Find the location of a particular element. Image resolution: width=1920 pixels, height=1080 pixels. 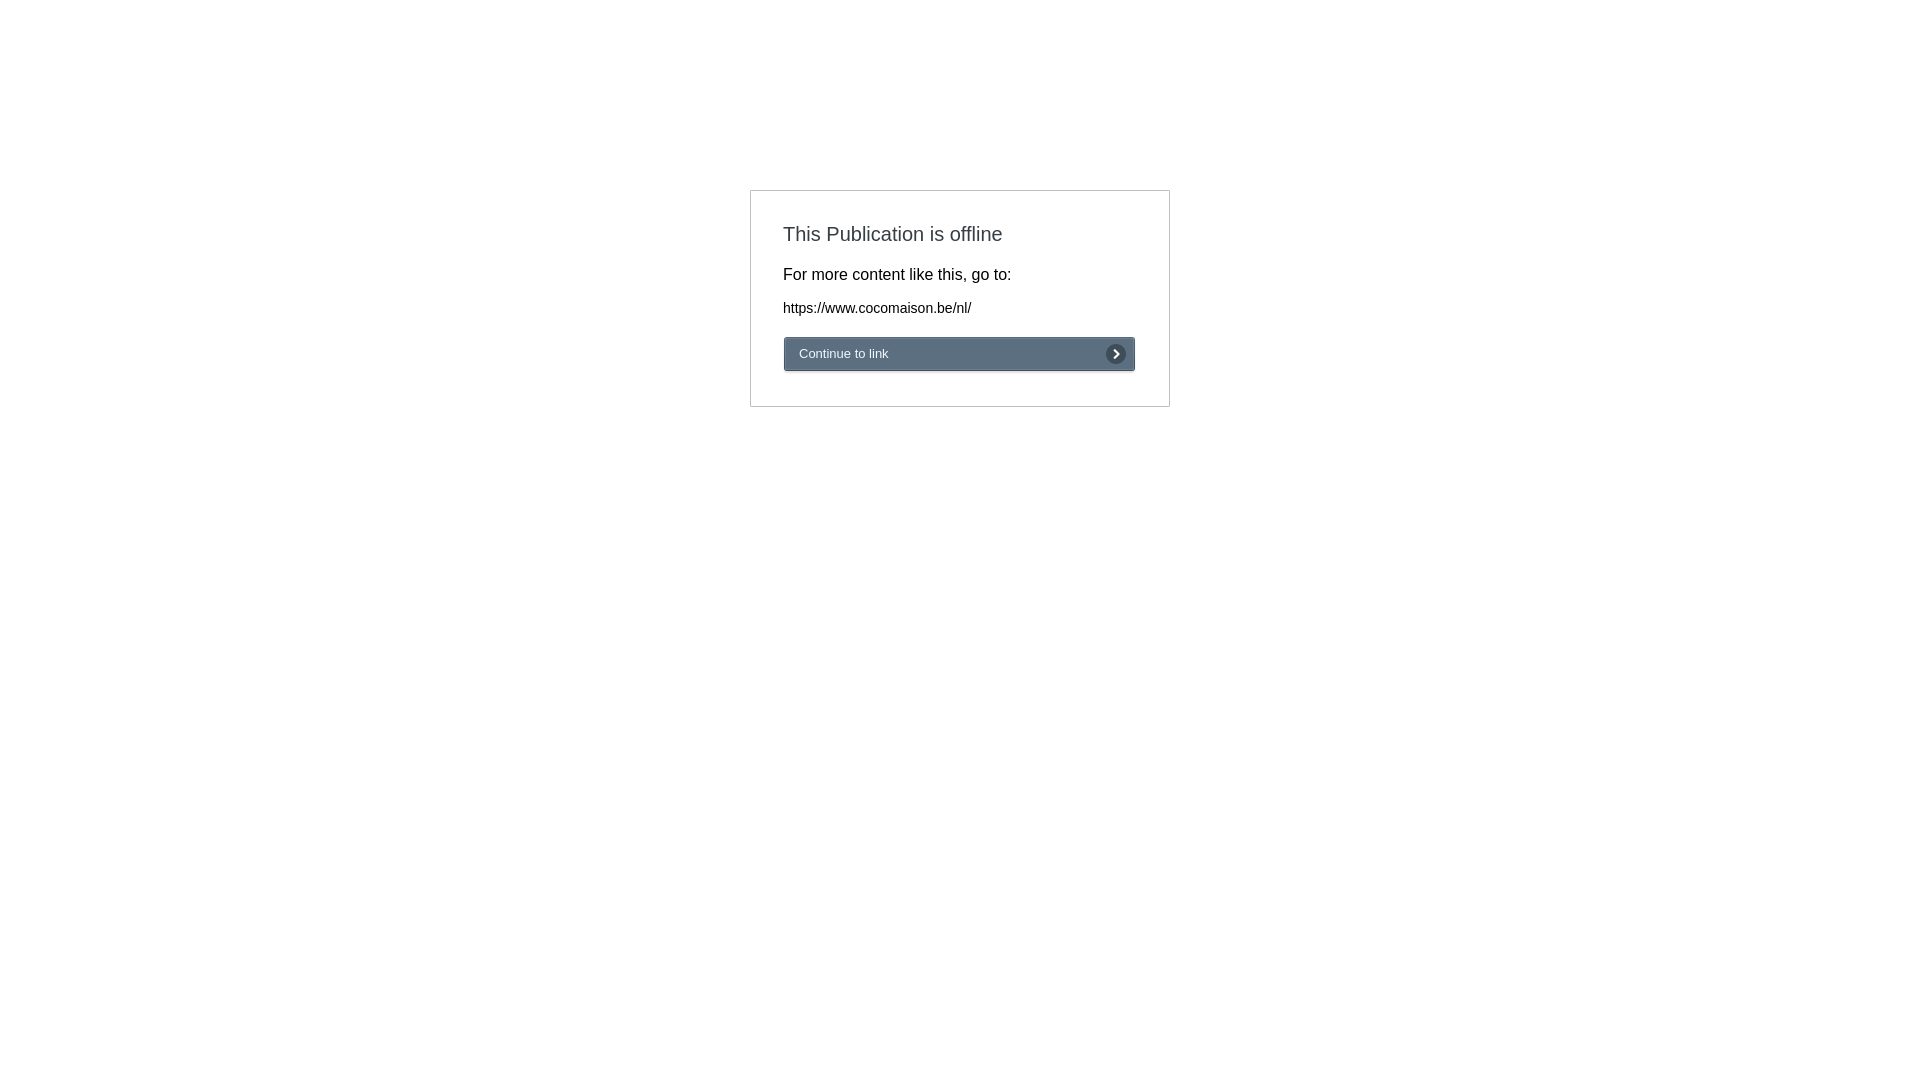

'Continue to link' is located at coordinates (958, 353).